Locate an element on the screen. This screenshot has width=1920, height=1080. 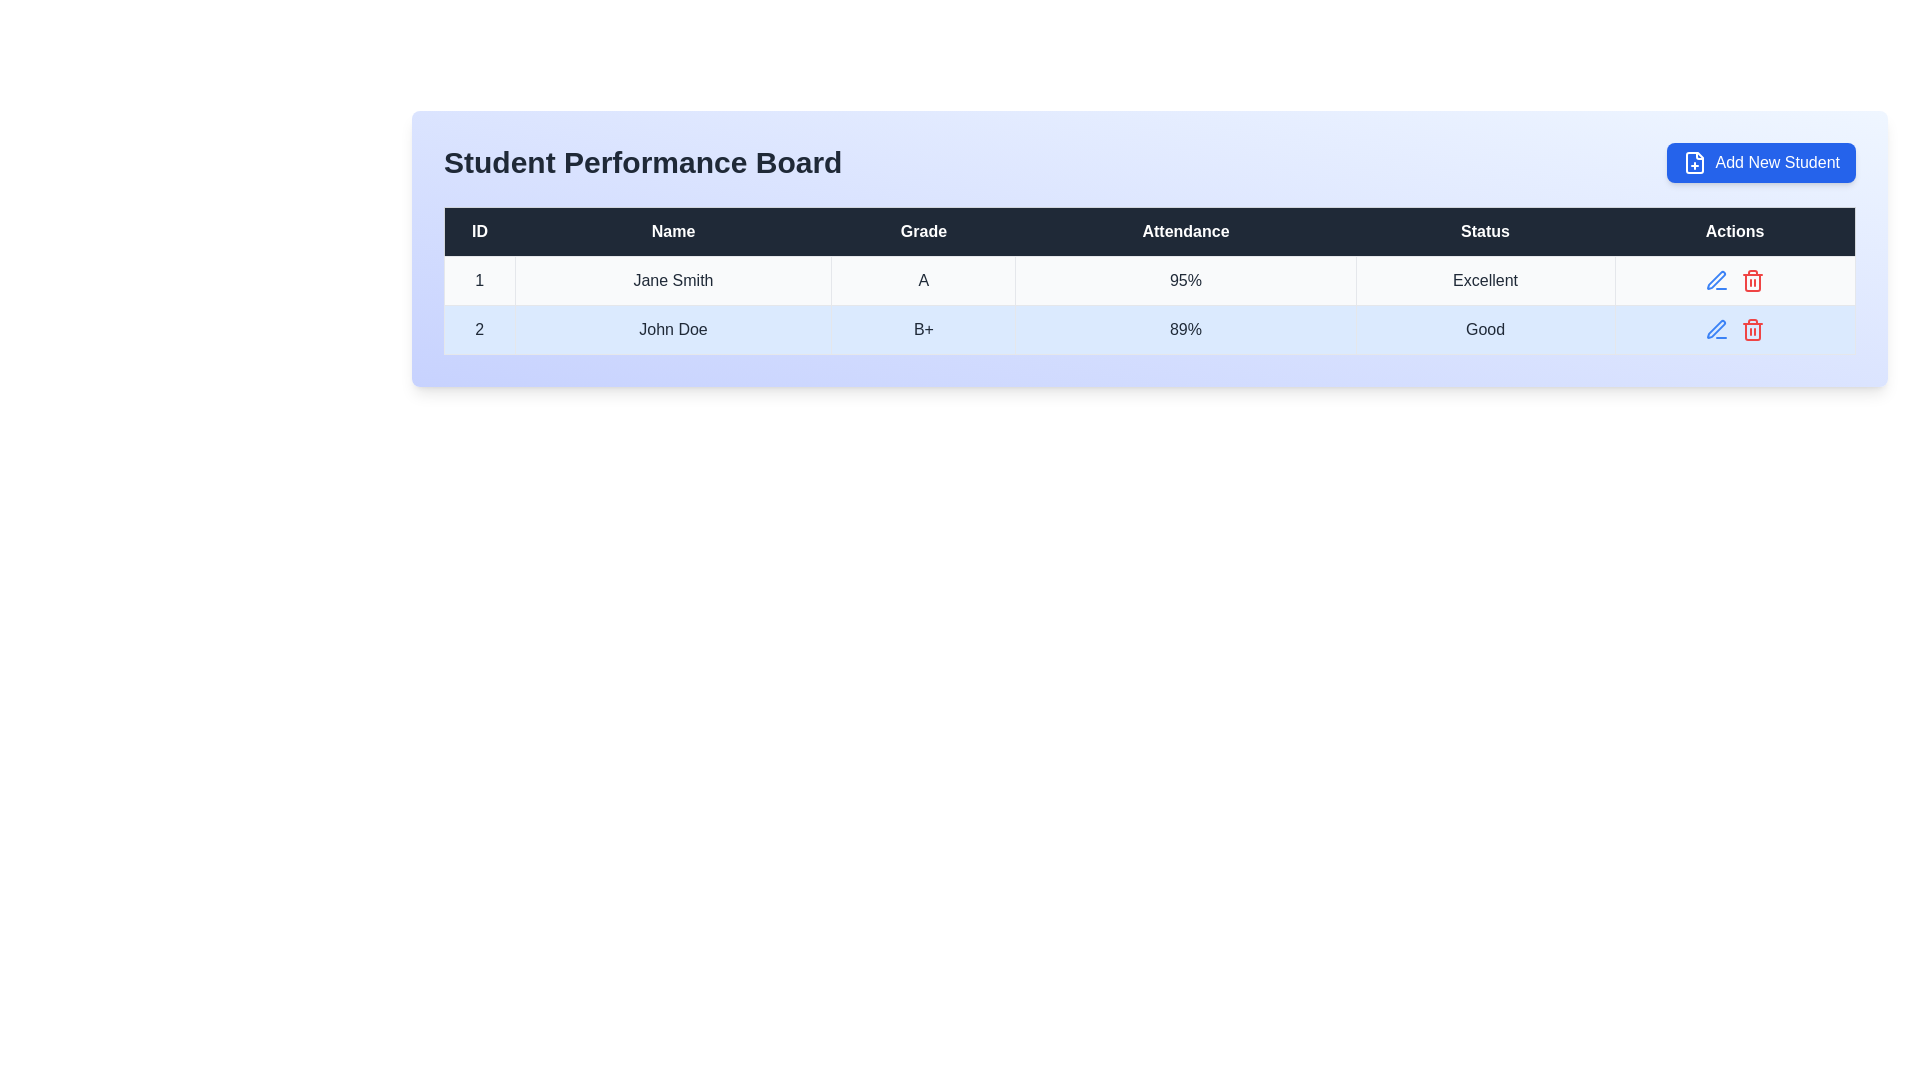
the second row in the performance board table displaying the details for 'John Doe', which includes the number '2', grade 'B+', attendance '89%', and status 'Good' is located at coordinates (1150, 329).